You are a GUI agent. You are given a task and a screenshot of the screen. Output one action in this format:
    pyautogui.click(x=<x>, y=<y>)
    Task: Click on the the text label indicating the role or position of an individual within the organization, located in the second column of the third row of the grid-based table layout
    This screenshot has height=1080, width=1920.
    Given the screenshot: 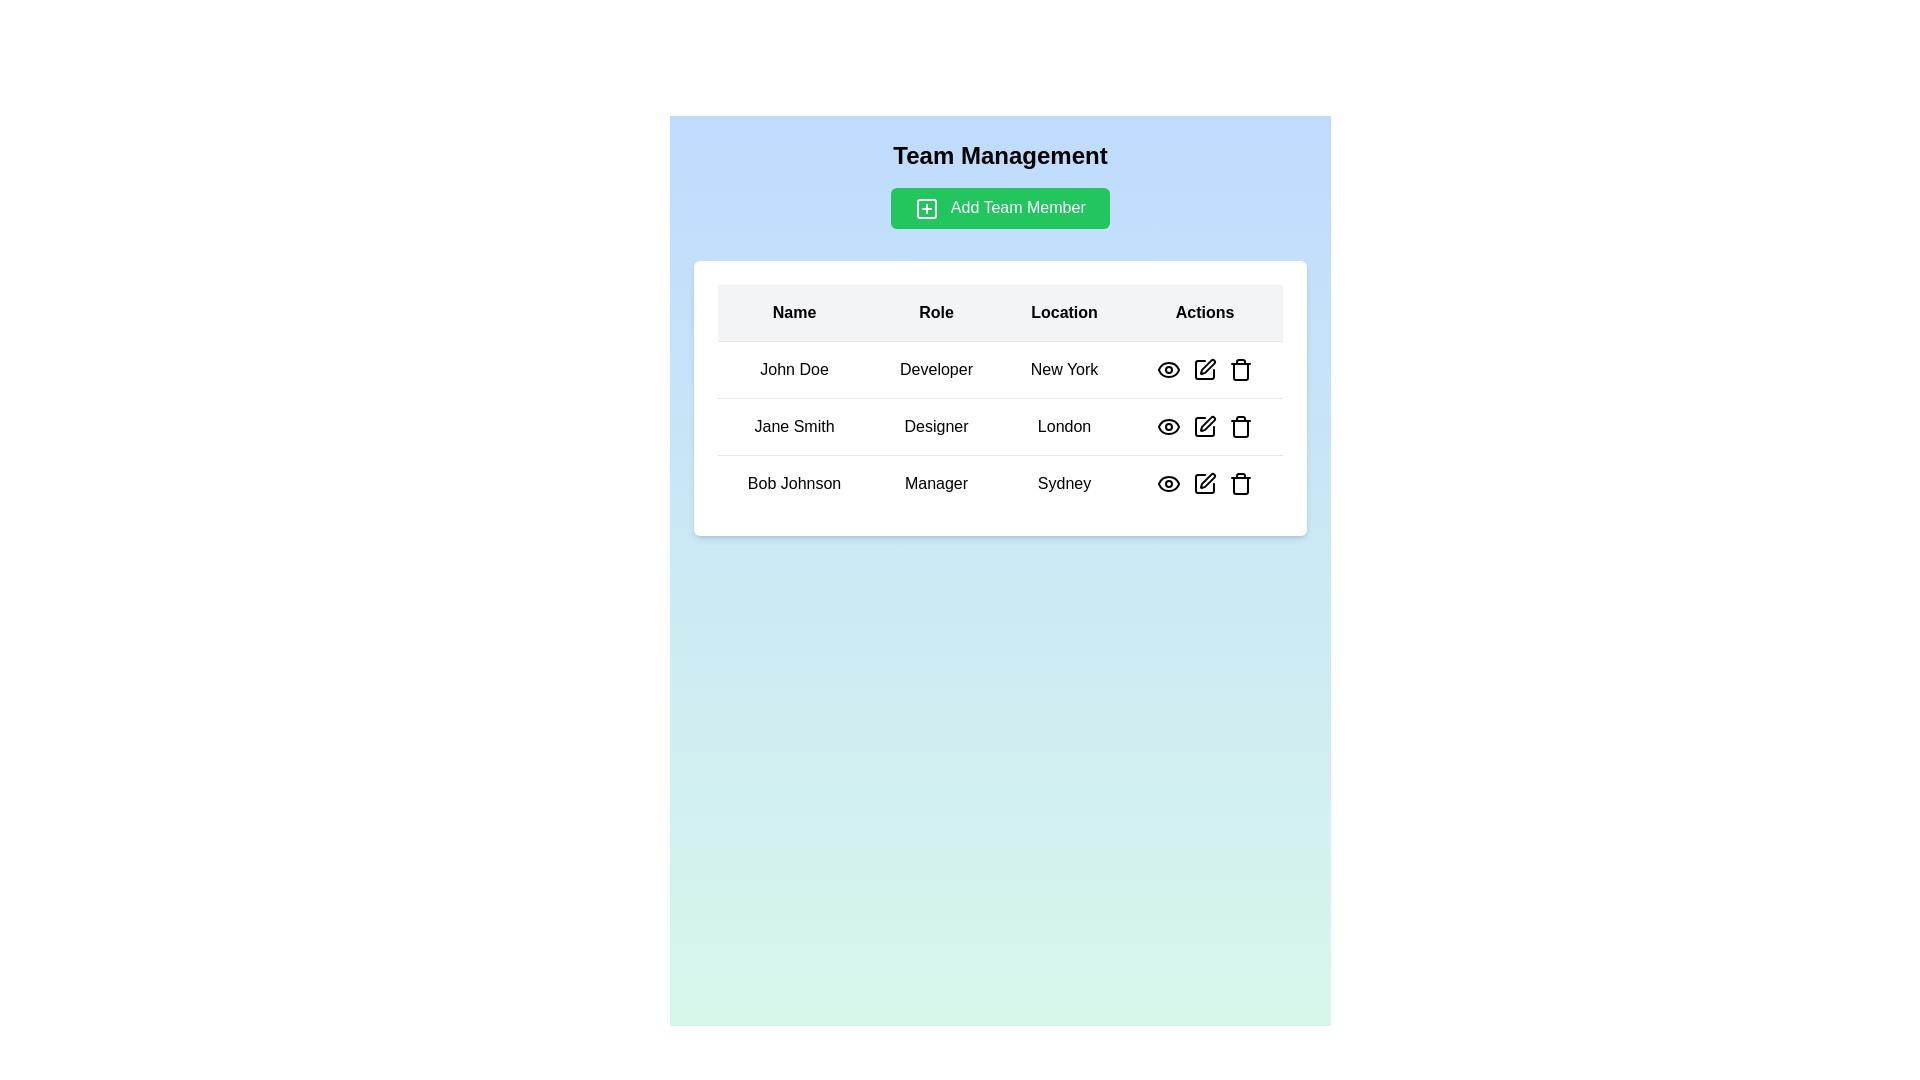 What is the action you would take?
    pyautogui.click(x=935, y=483)
    